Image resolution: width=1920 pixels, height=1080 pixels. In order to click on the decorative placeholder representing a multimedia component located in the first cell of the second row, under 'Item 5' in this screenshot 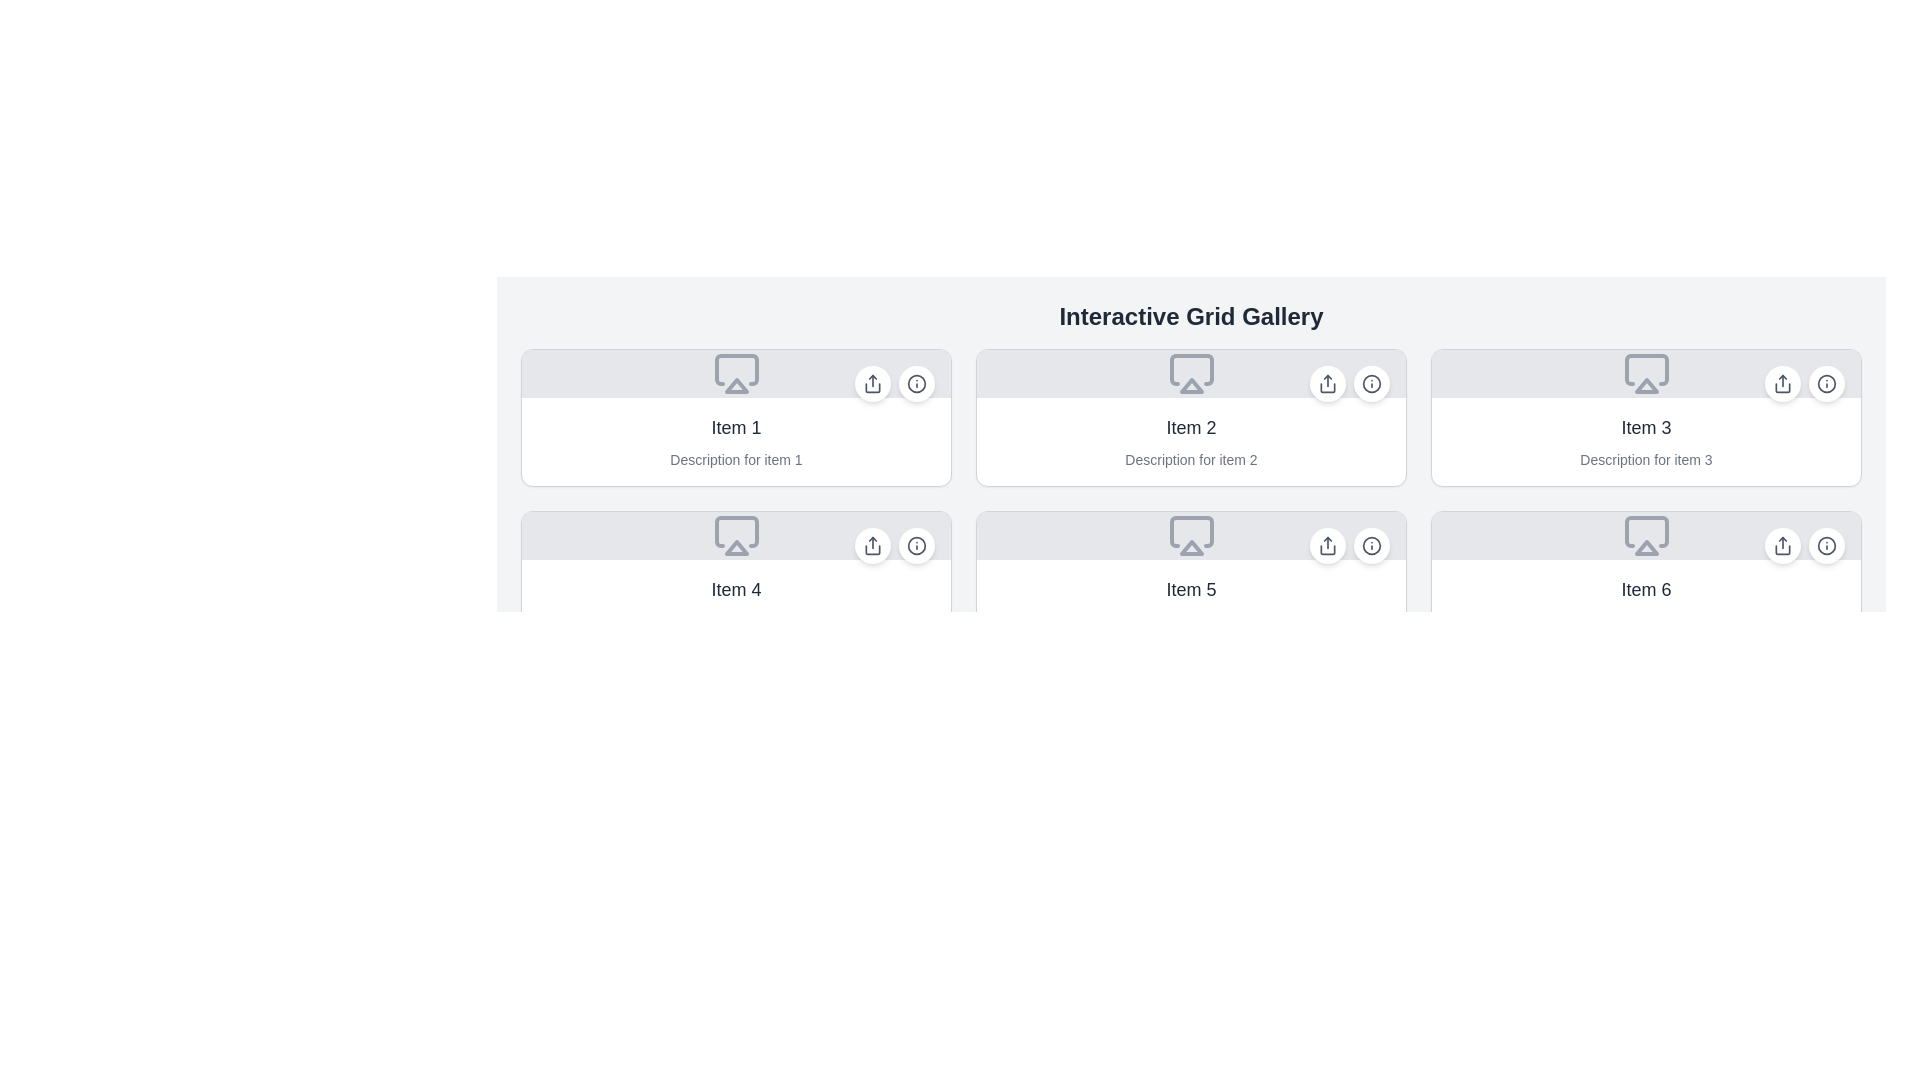, I will do `click(1191, 535)`.